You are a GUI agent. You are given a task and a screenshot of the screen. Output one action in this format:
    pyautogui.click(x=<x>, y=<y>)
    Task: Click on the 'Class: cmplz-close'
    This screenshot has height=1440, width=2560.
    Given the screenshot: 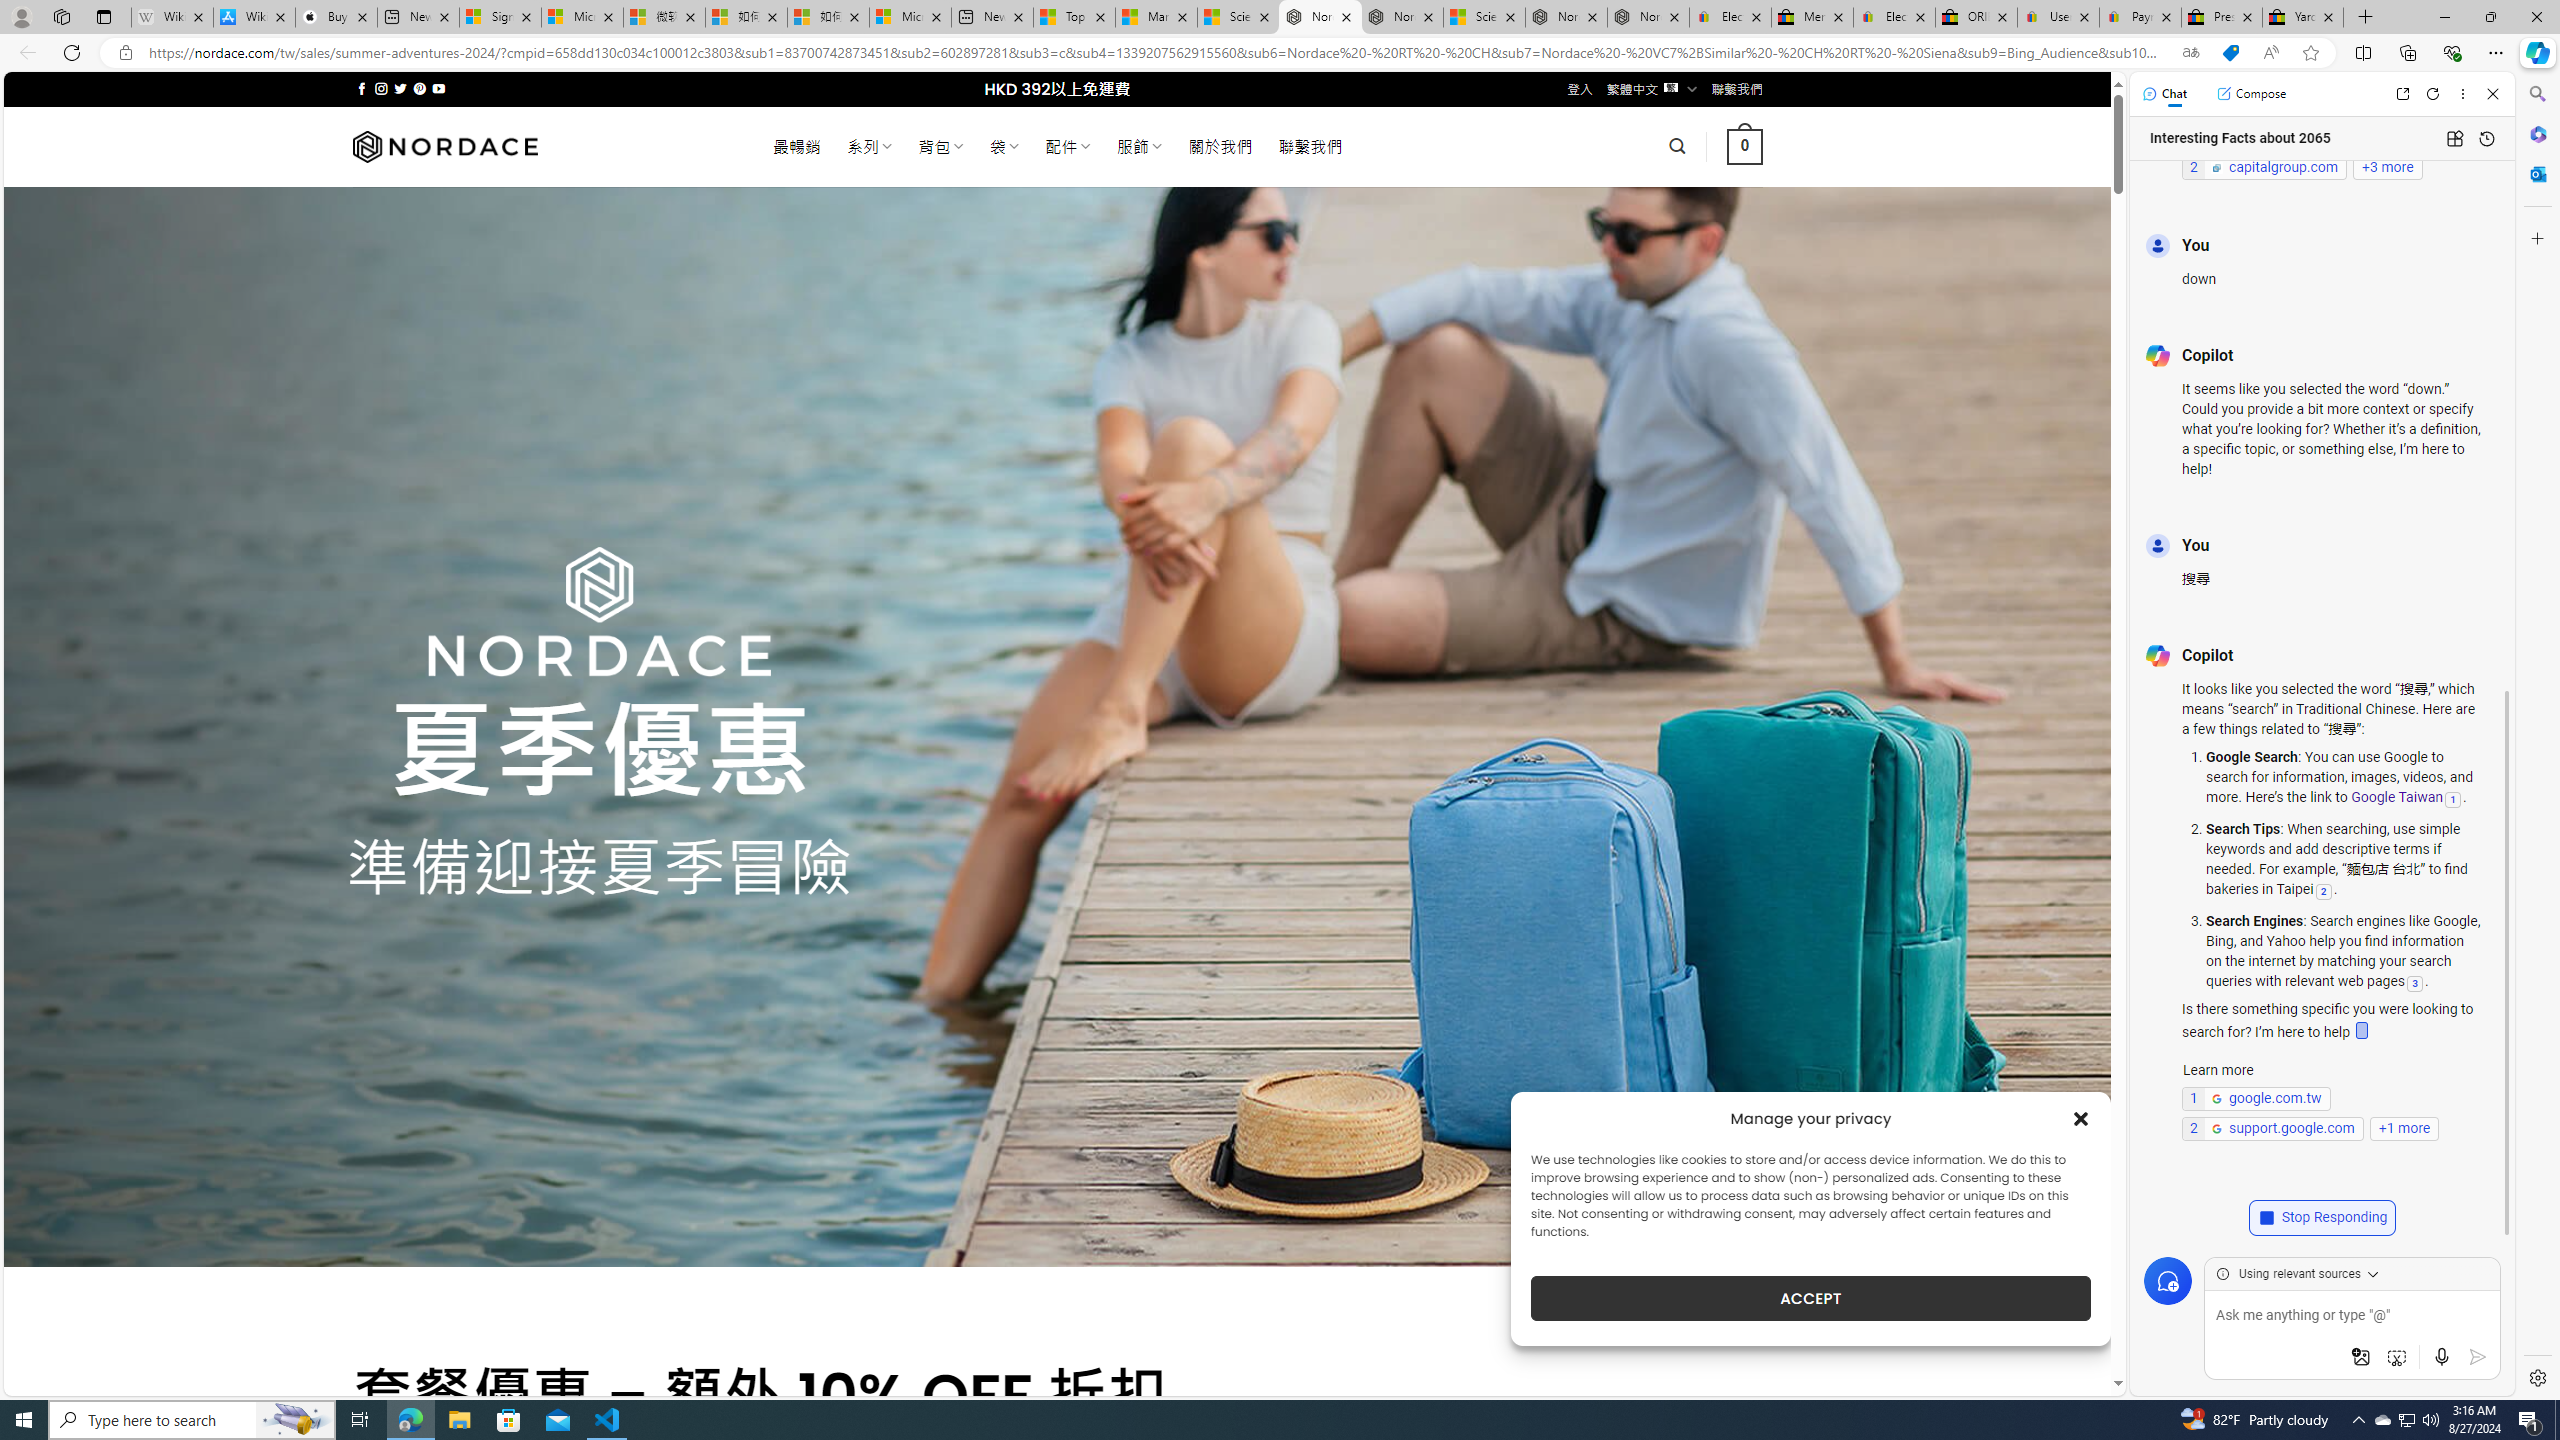 What is the action you would take?
    pyautogui.click(x=2080, y=1118)
    